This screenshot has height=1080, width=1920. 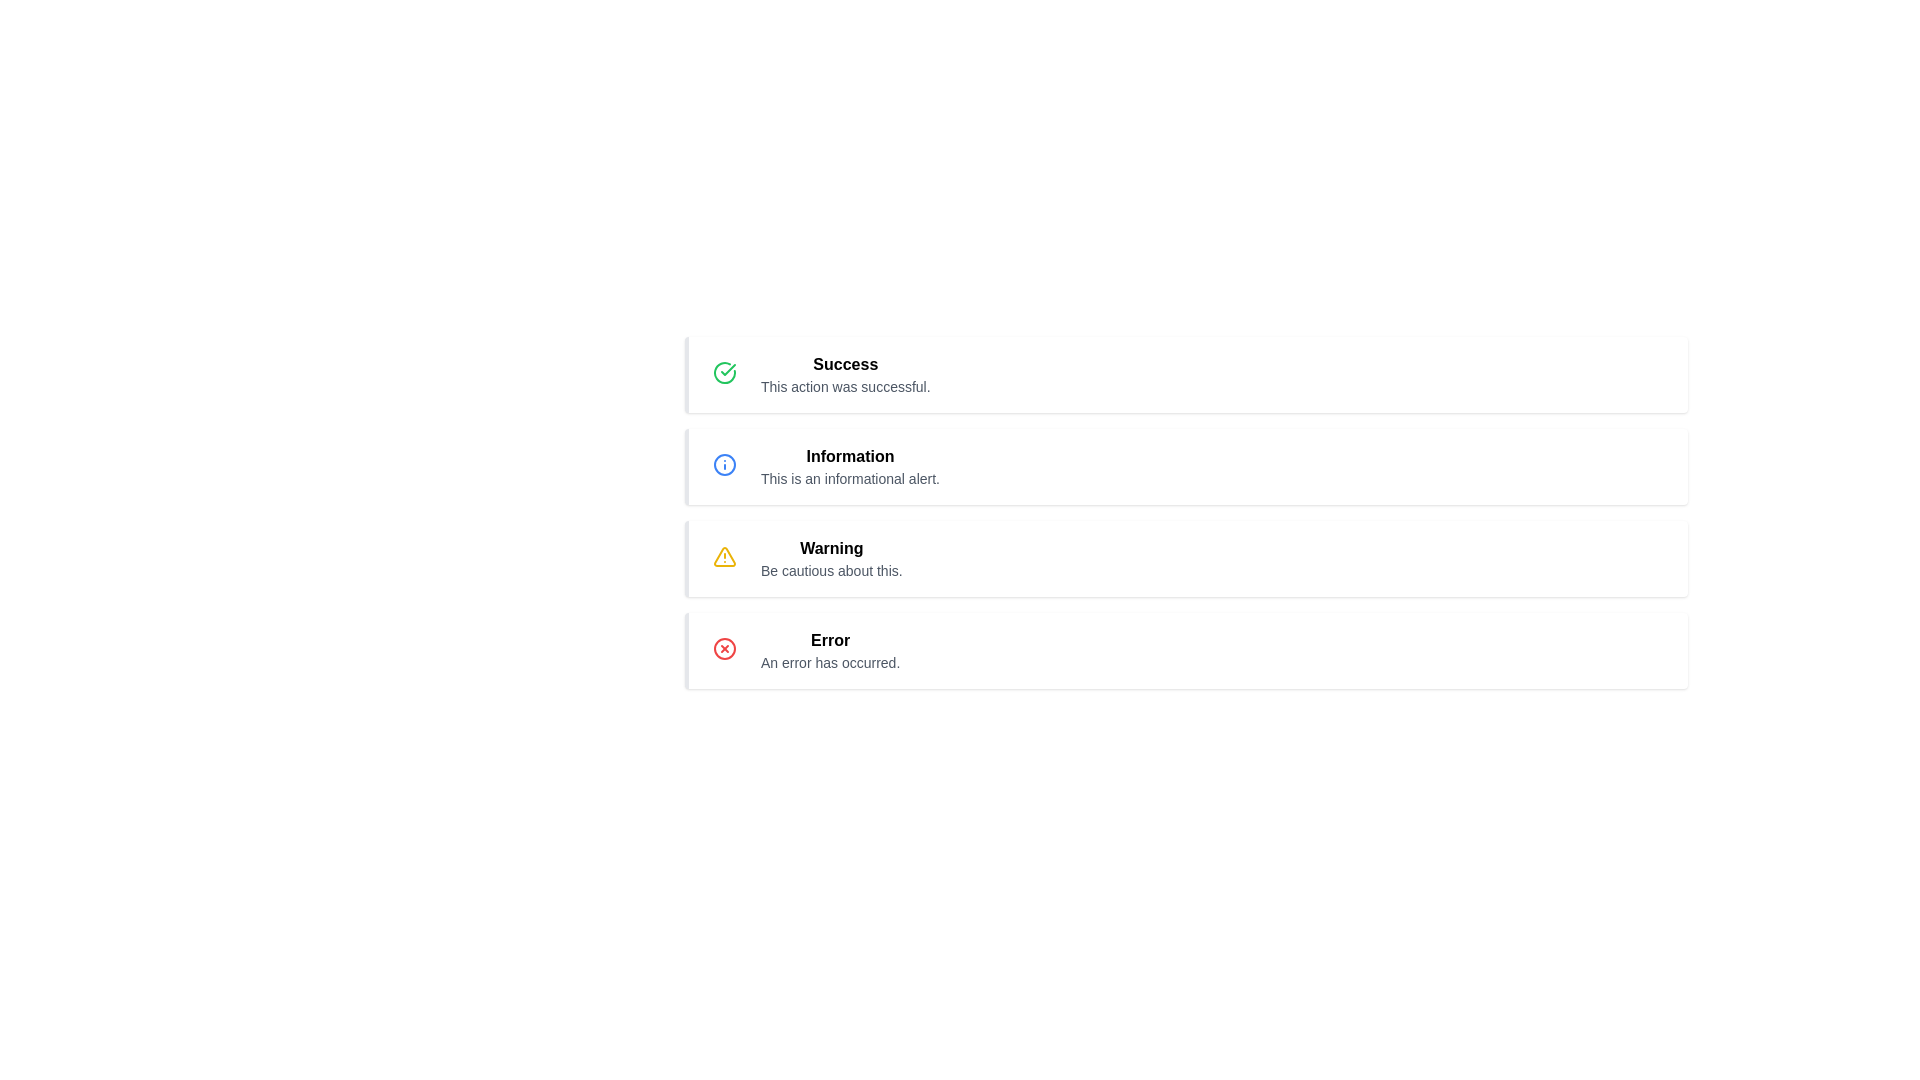 What do you see at coordinates (1186, 466) in the screenshot?
I see `the second notification box, which is located between the 'Success' and 'Warning' alerts in the notification list` at bounding box center [1186, 466].